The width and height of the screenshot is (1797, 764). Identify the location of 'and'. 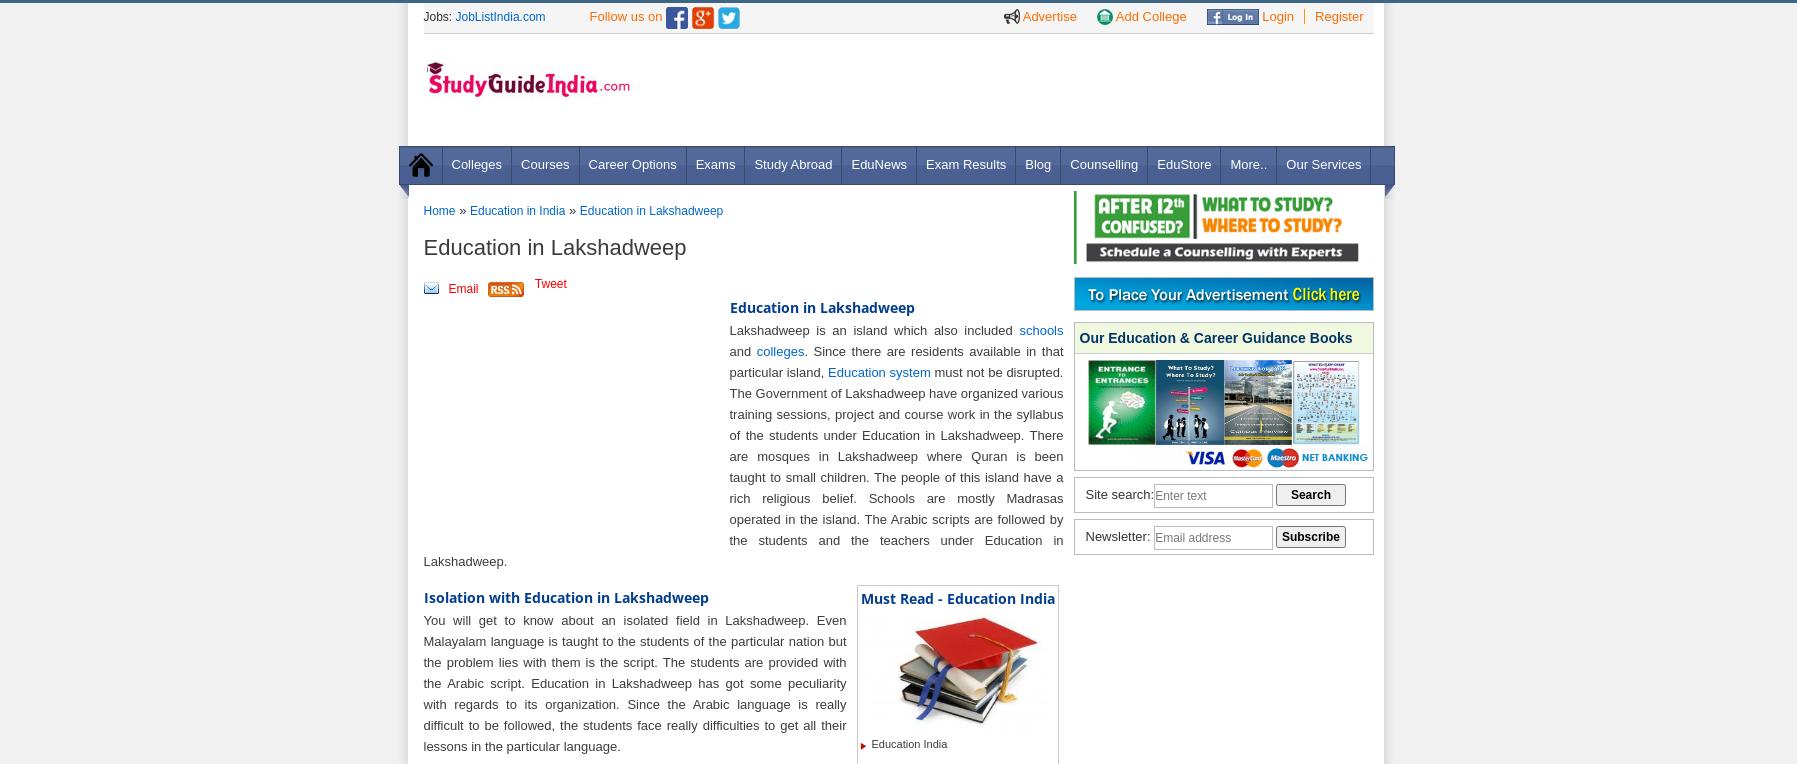
(728, 351).